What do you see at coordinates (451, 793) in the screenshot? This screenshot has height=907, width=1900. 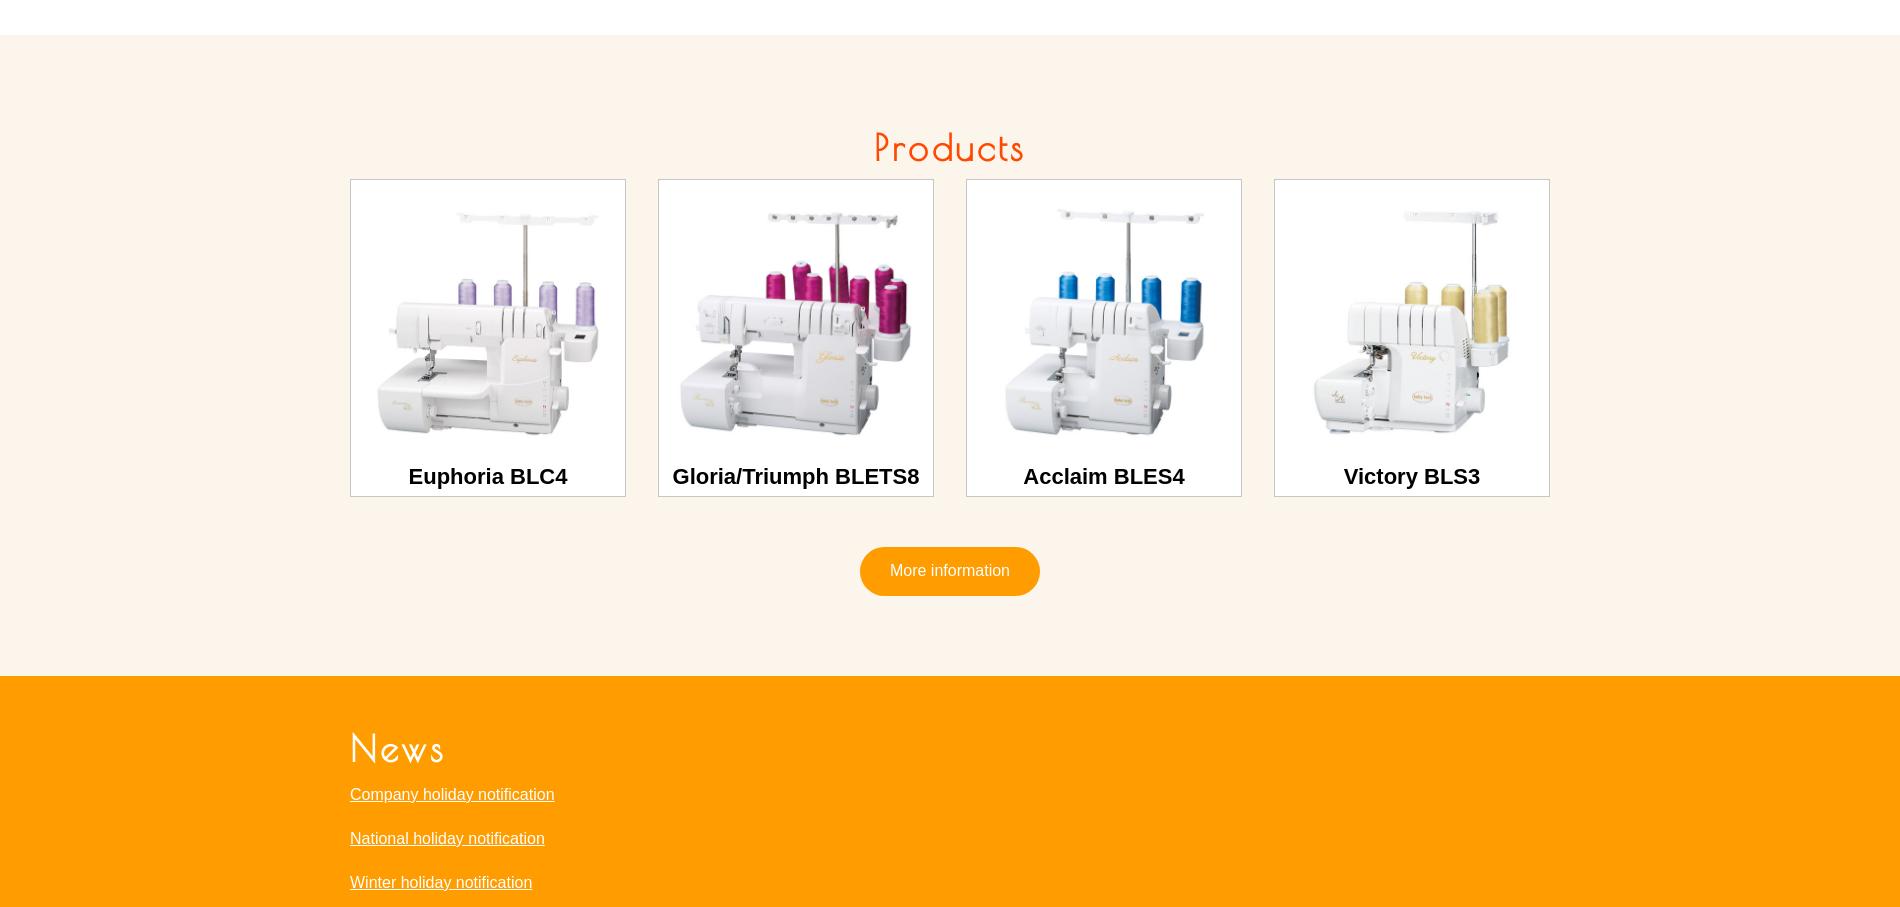 I see `'Company holiday notification'` at bounding box center [451, 793].